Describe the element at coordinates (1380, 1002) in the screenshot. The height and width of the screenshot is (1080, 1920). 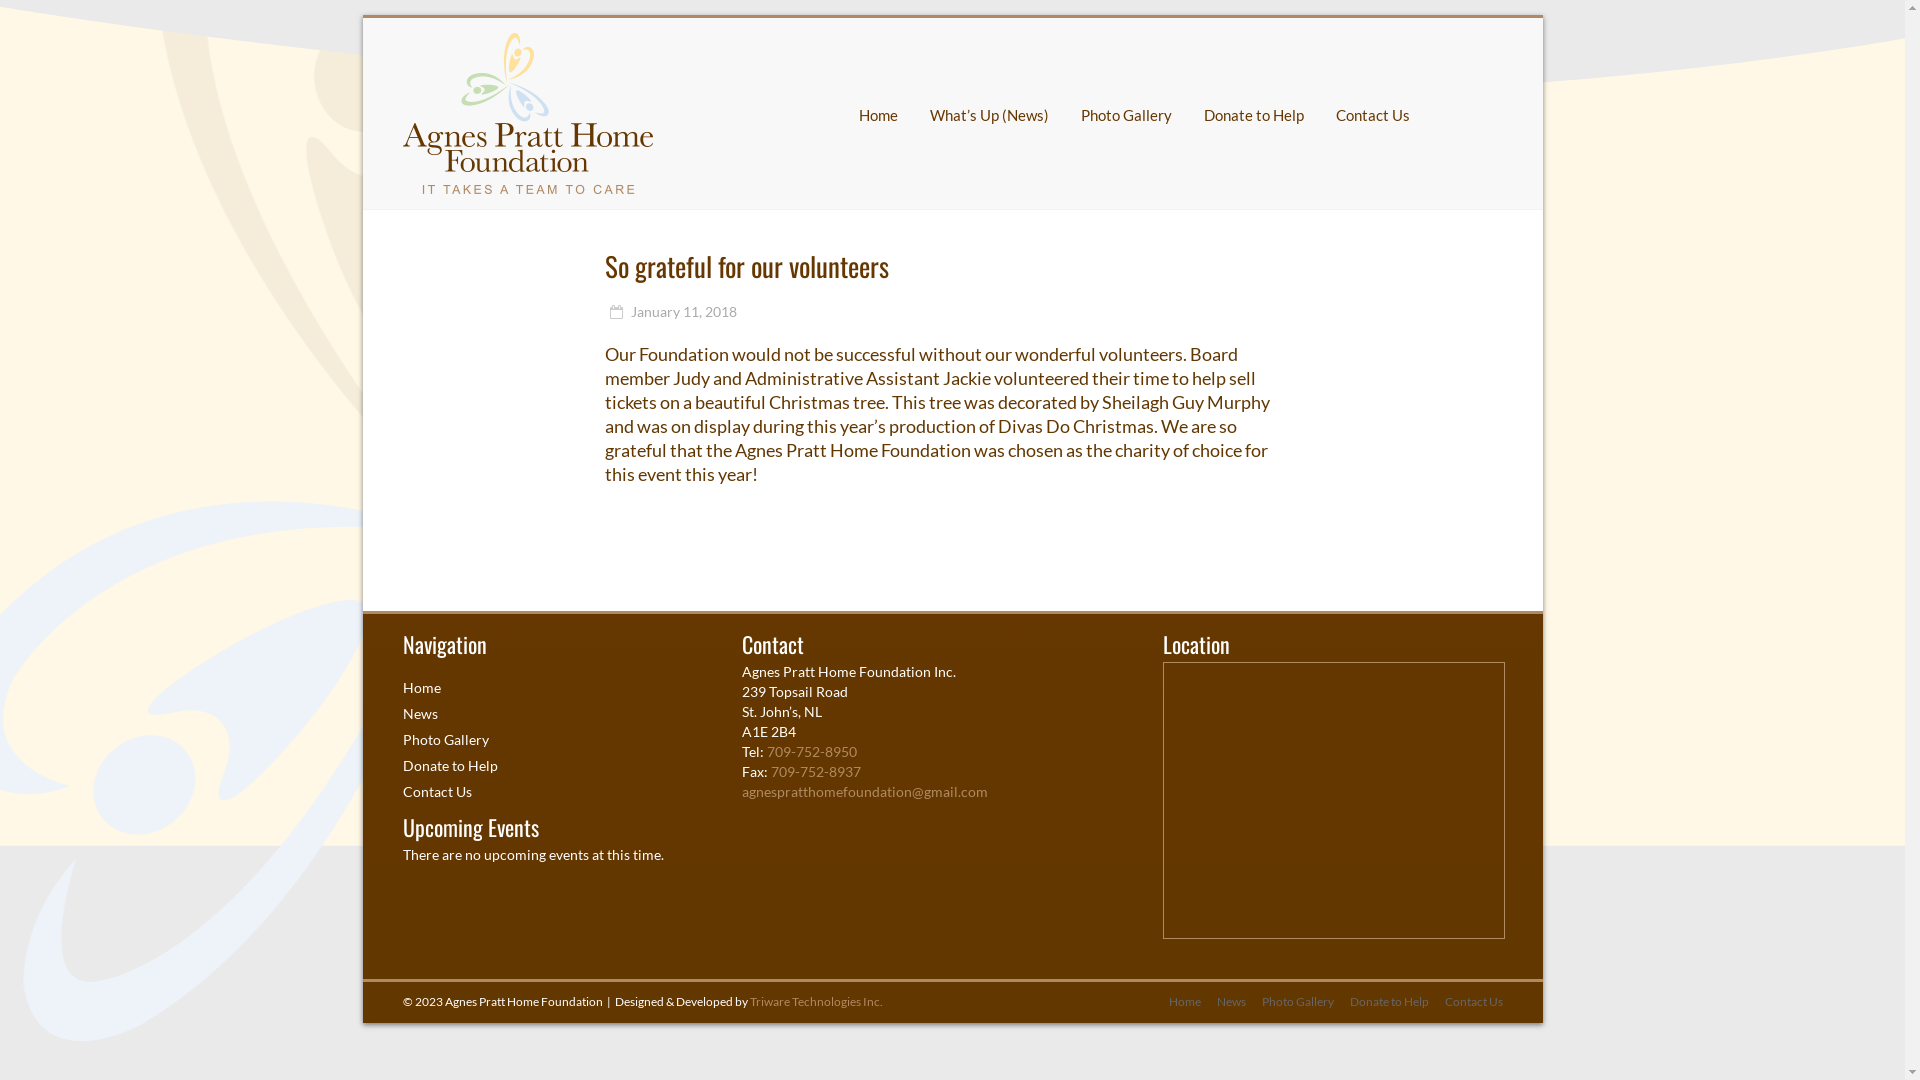
I see `'Donate to Help'` at that location.